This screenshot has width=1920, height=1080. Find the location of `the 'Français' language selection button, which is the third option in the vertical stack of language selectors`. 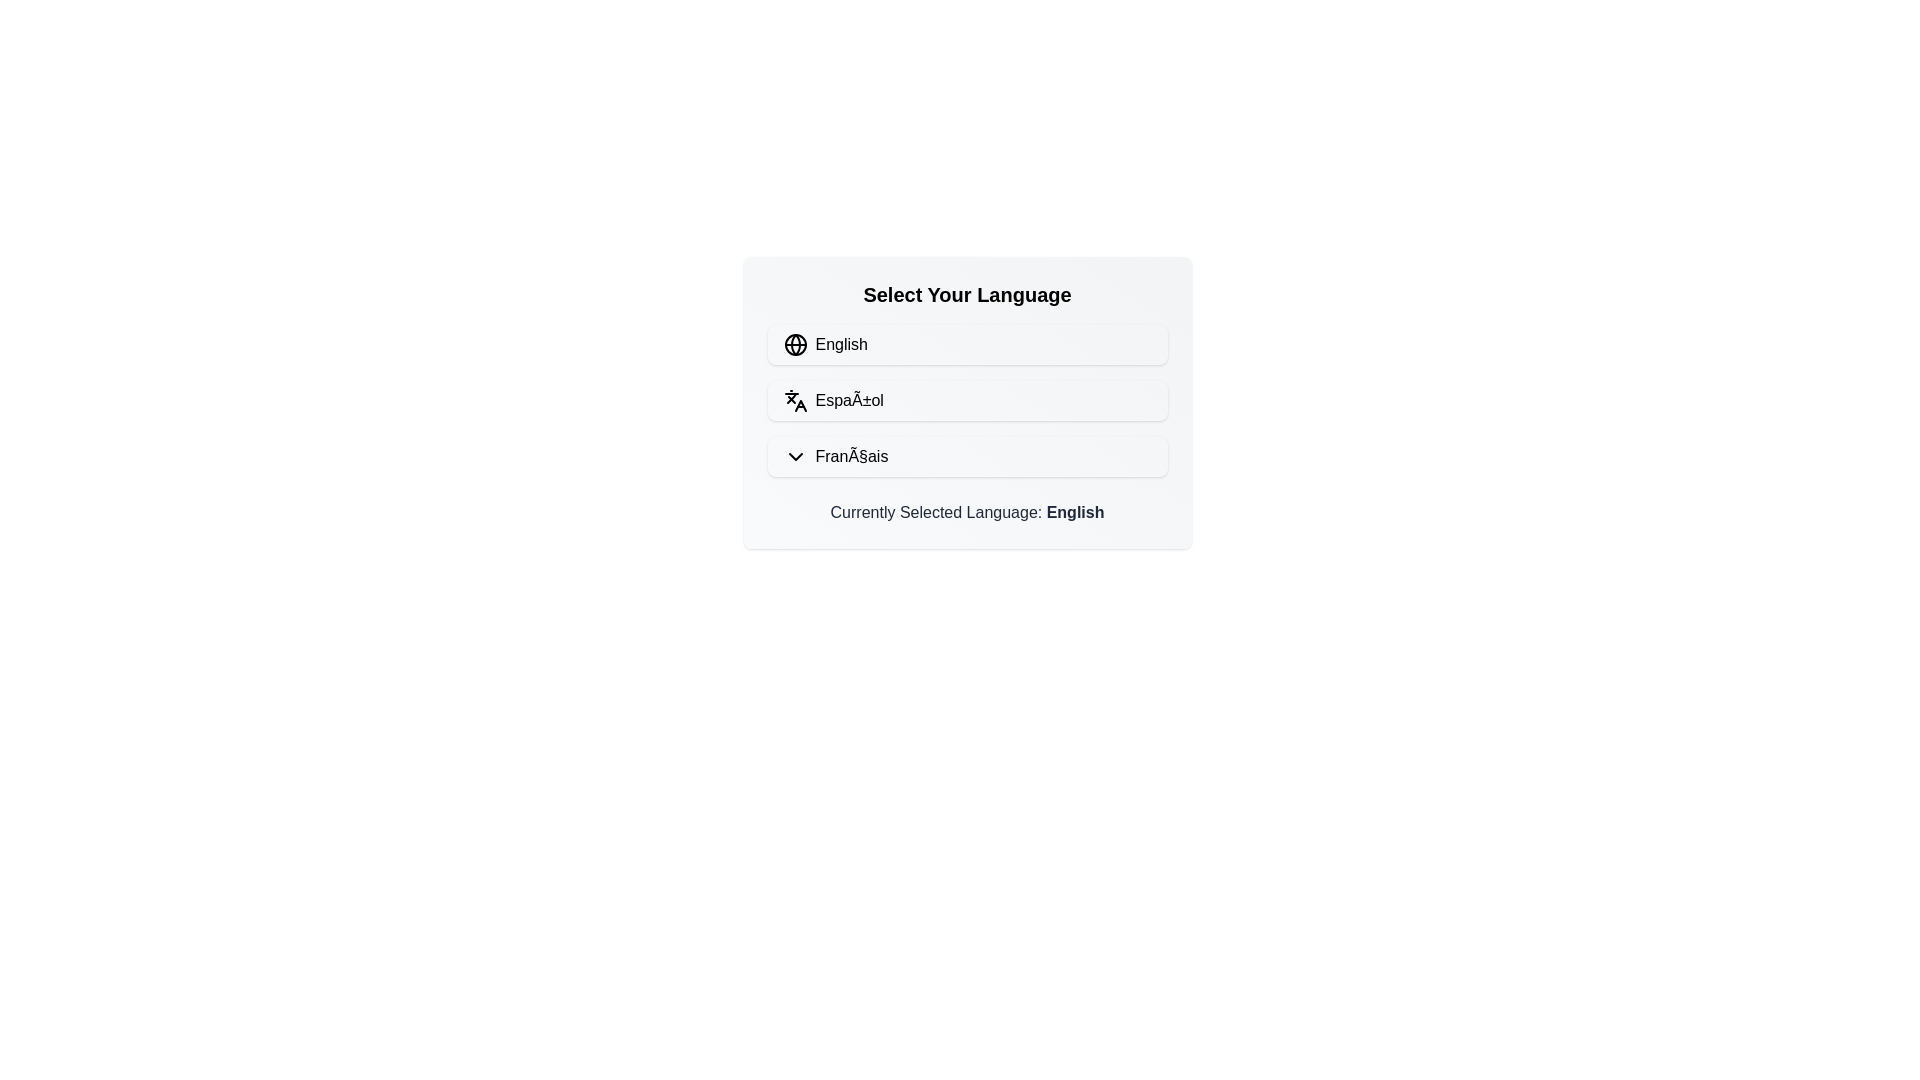

the 'Français' language selection button, which is the third option in the vertical stack of language selectors is located at coordinates (967, 456).